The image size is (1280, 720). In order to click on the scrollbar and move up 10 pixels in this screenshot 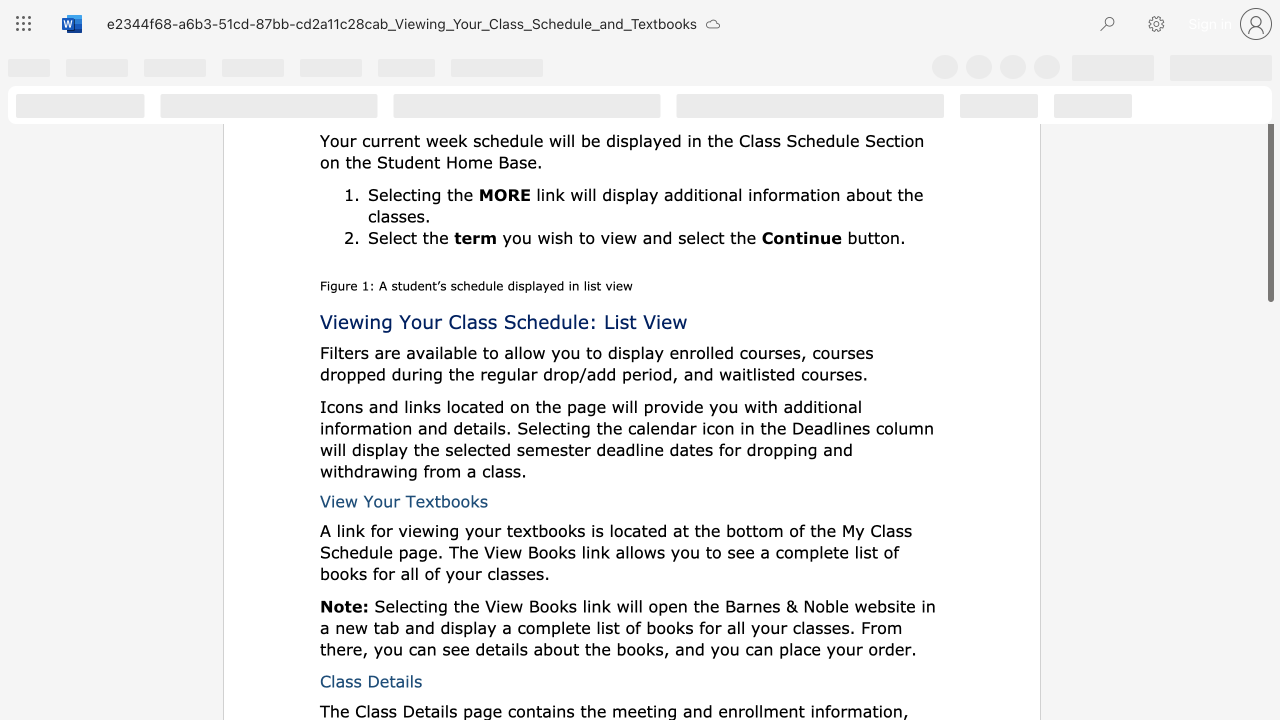, I will do `click(1269, 204)`.